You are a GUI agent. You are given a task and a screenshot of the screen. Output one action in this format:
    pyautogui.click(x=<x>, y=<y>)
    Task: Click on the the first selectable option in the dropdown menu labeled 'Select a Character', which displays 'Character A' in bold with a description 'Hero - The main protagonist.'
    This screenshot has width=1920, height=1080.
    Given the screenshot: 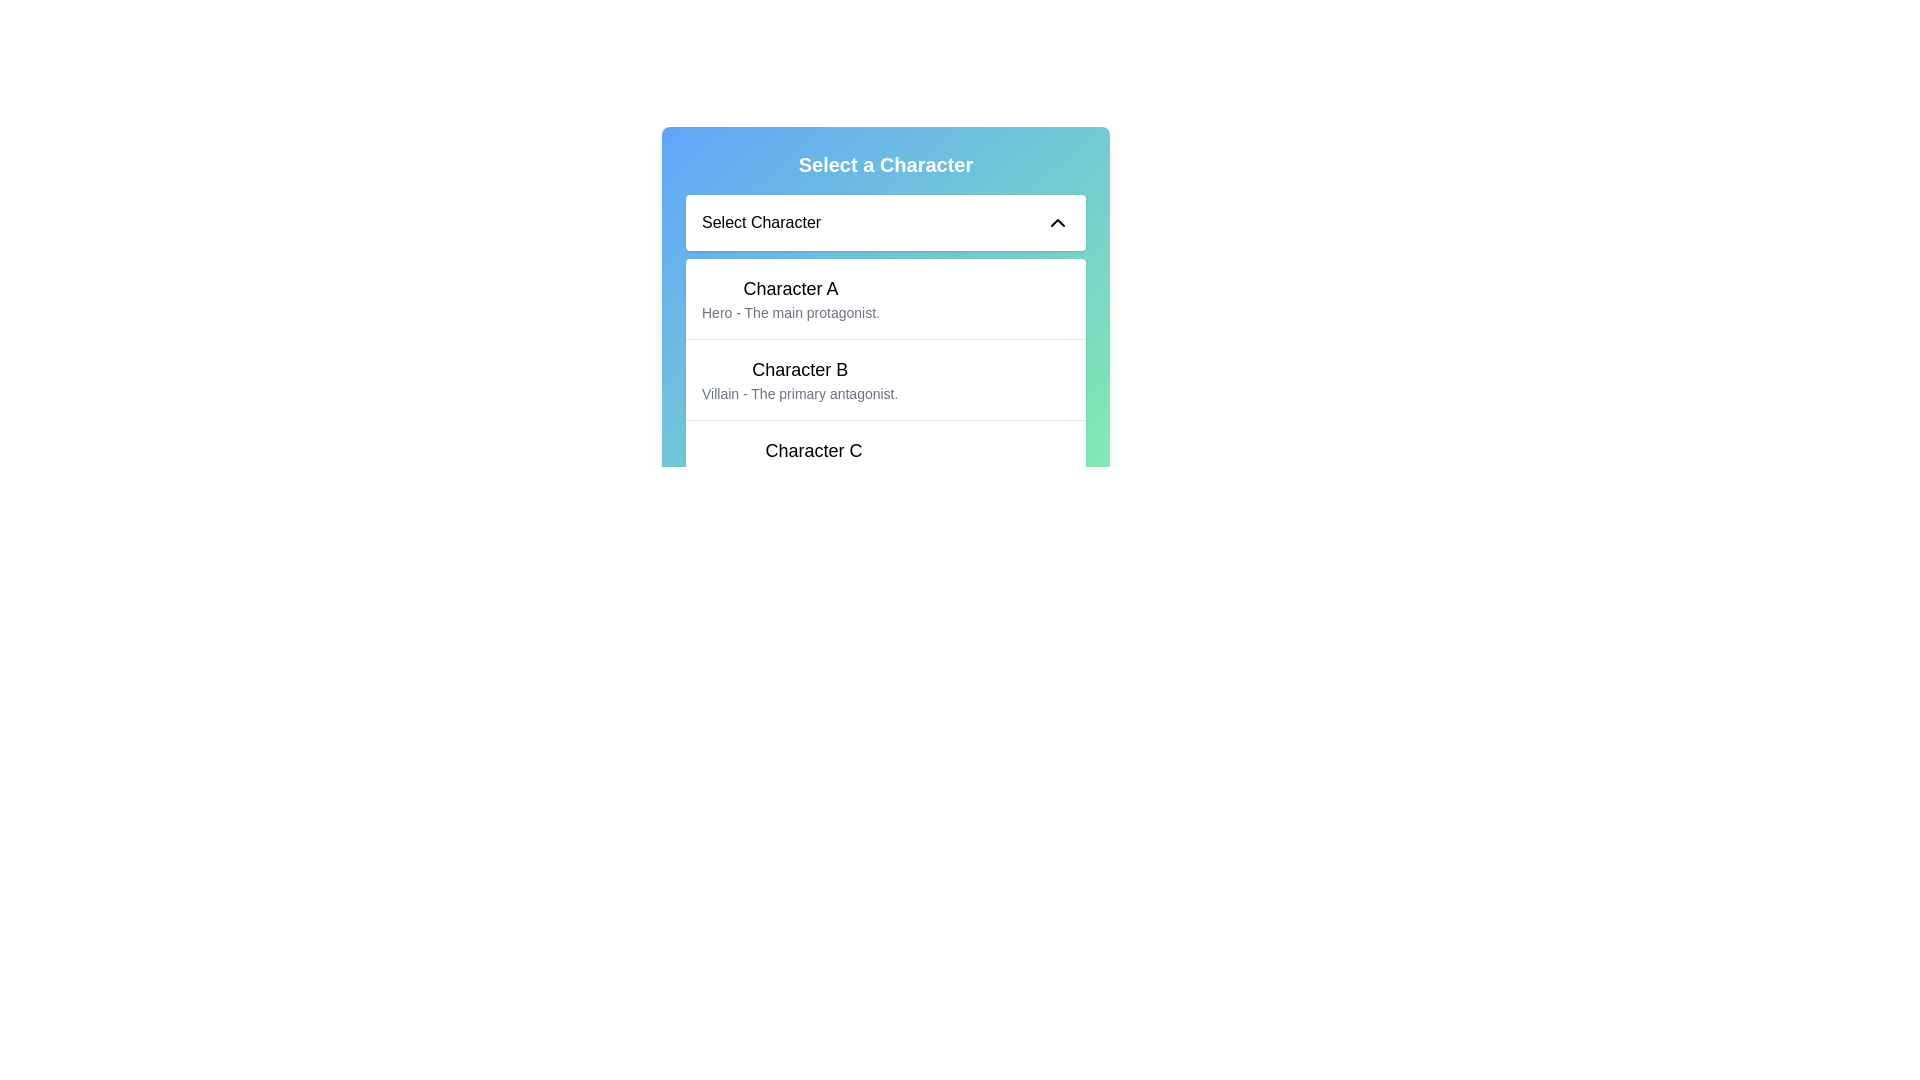 What is the action you would take?
    pyautogui.click(x=885, y=299)
    